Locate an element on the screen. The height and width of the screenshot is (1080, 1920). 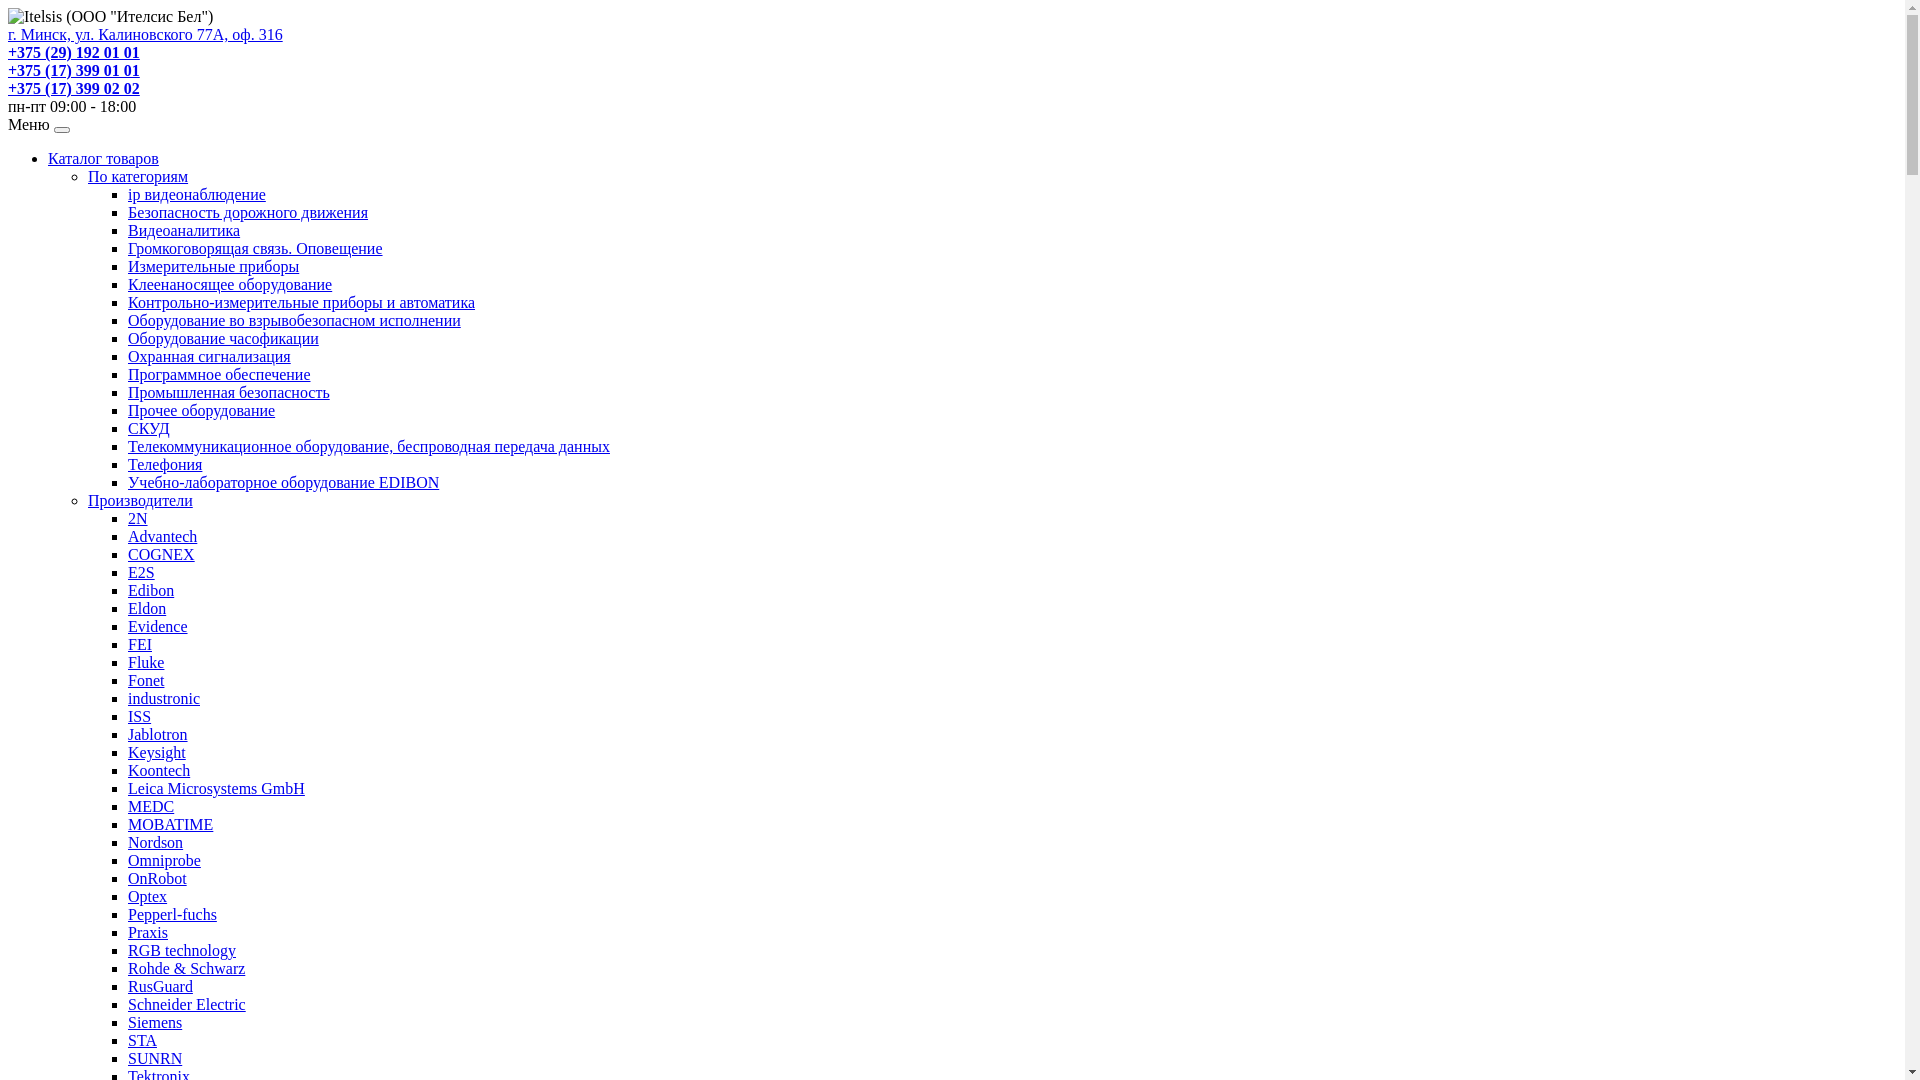
'+375 (17) 399 01 01' is located at coordinates (8, 69).